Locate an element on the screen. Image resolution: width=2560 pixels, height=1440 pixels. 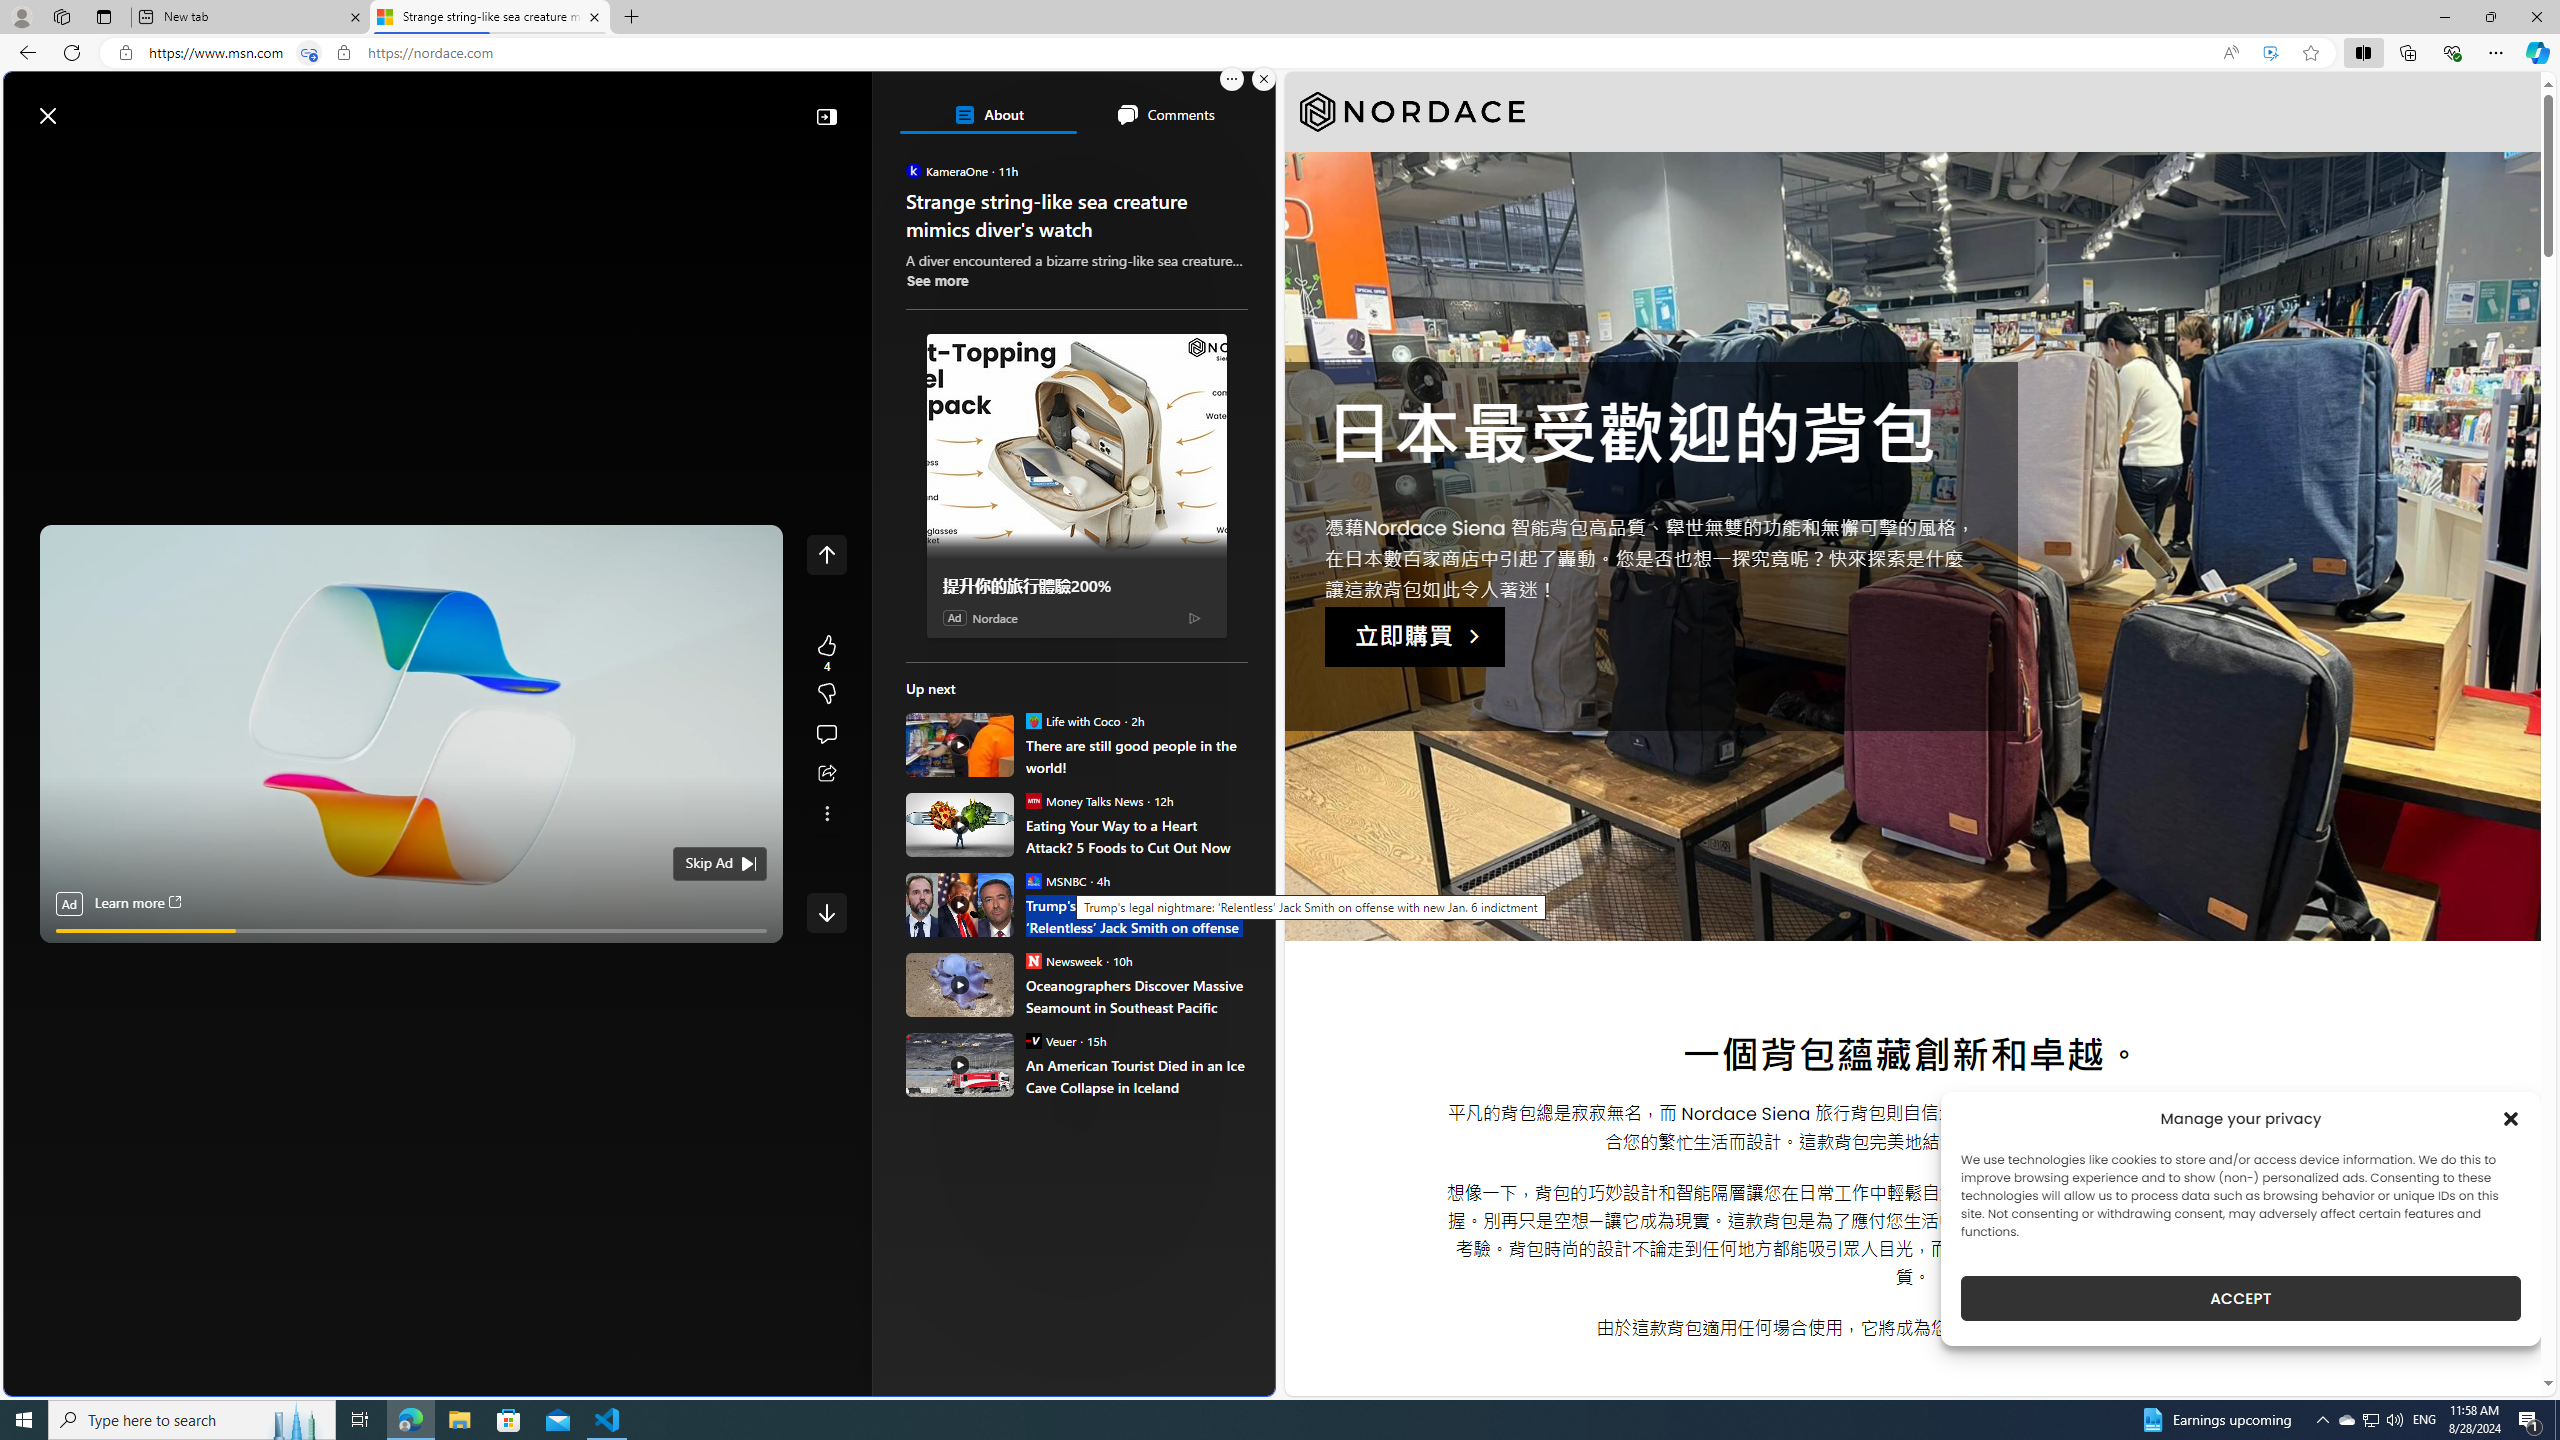
'Personal Profile' is located at coordinates (20, 16).